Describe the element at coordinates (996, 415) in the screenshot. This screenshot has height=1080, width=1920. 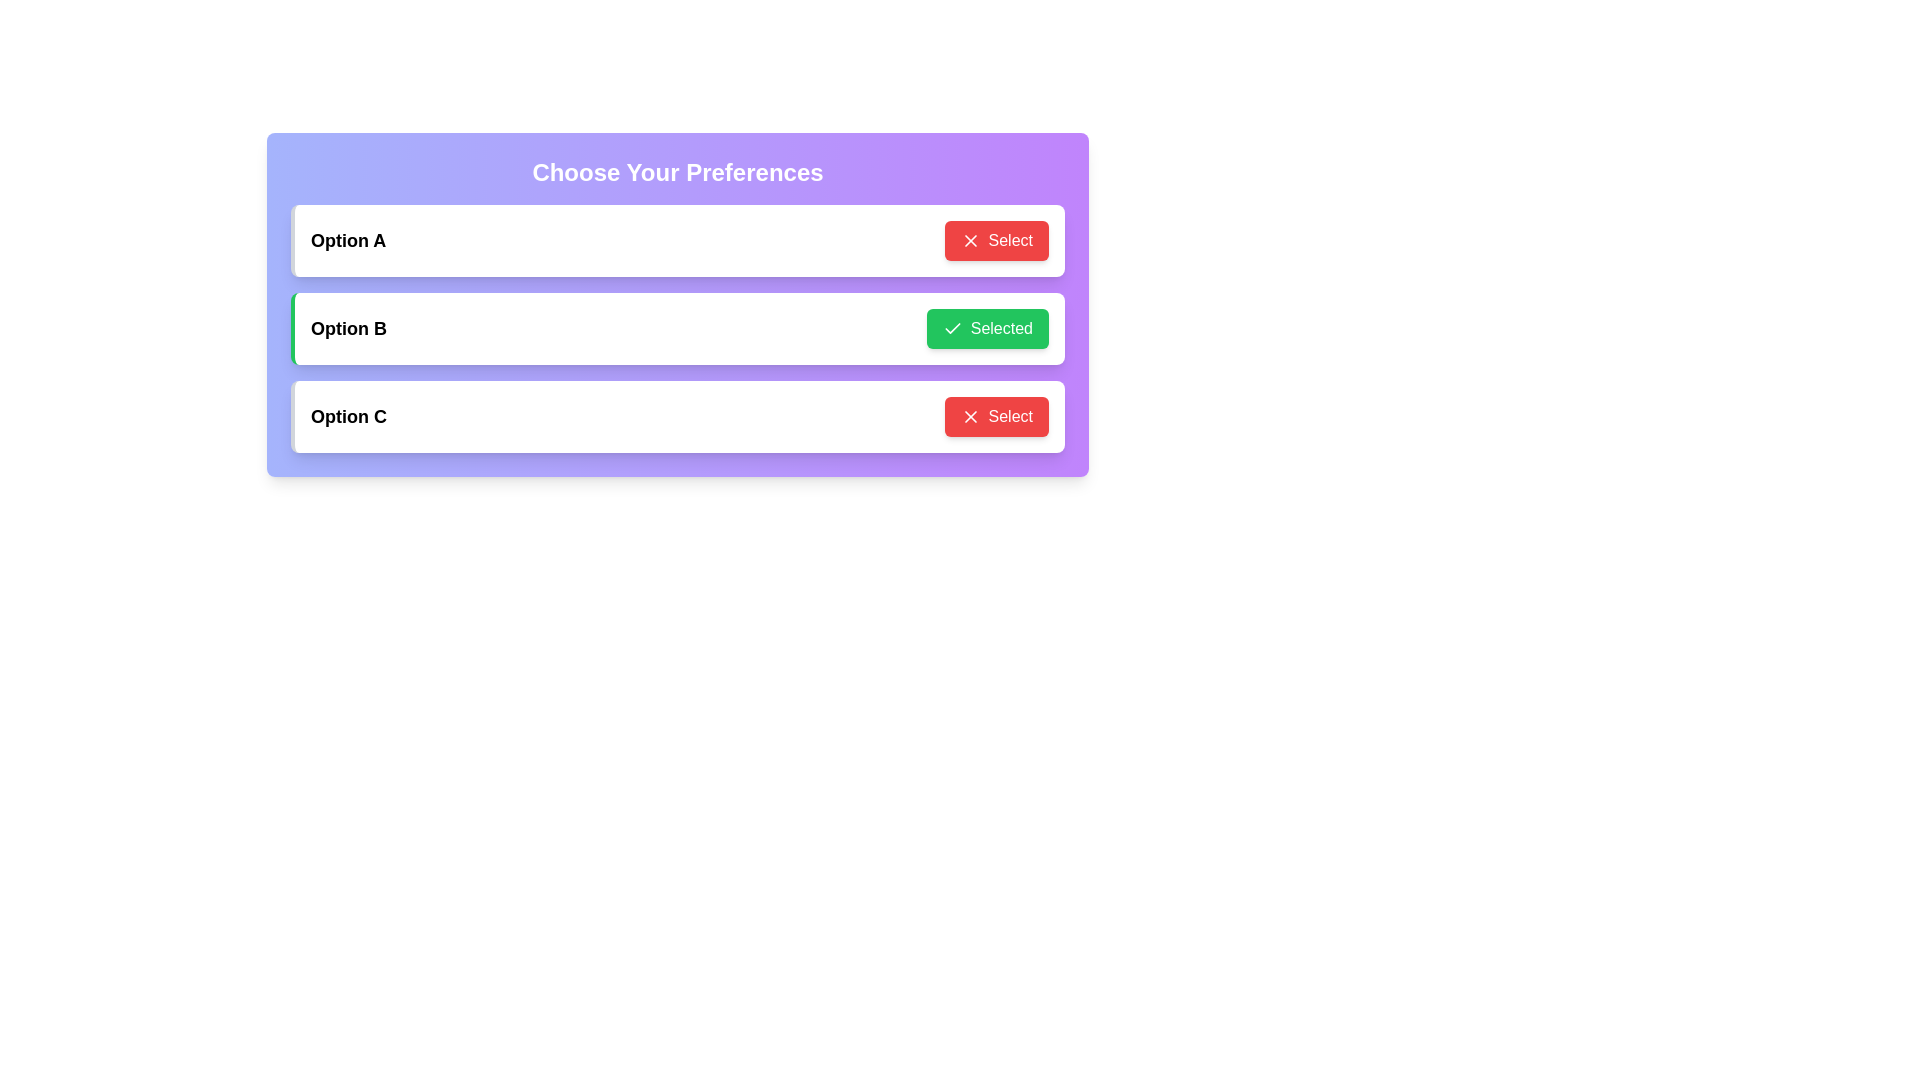
I see `the 'Select' button associated with Option C to toggle its selection state` at that location.